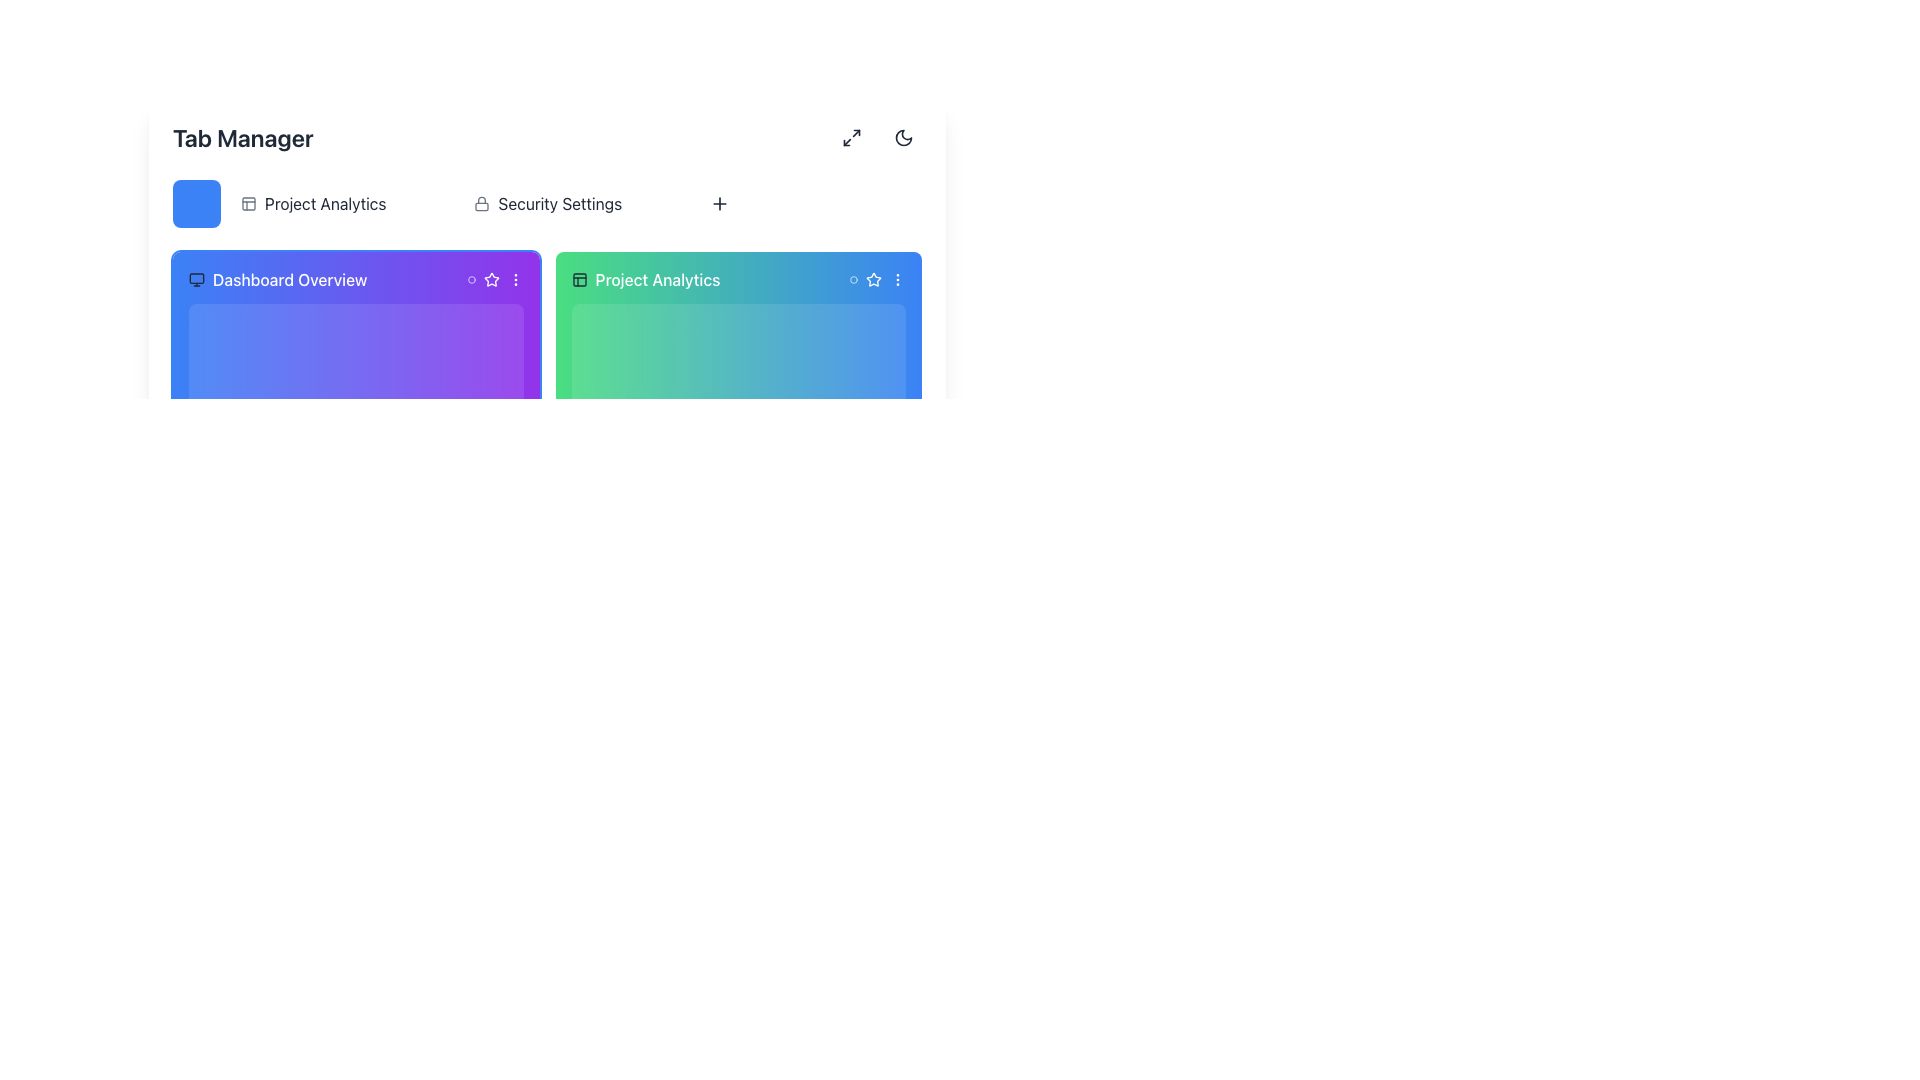 The height and width of the screenshot is (1080, 1920). I want to click on the 'Project Analytics' label, which is a medium-weight white text on a green-to-blue gradient background, located in the second card of a series of horizontally arranged cards, so click(657, 280).